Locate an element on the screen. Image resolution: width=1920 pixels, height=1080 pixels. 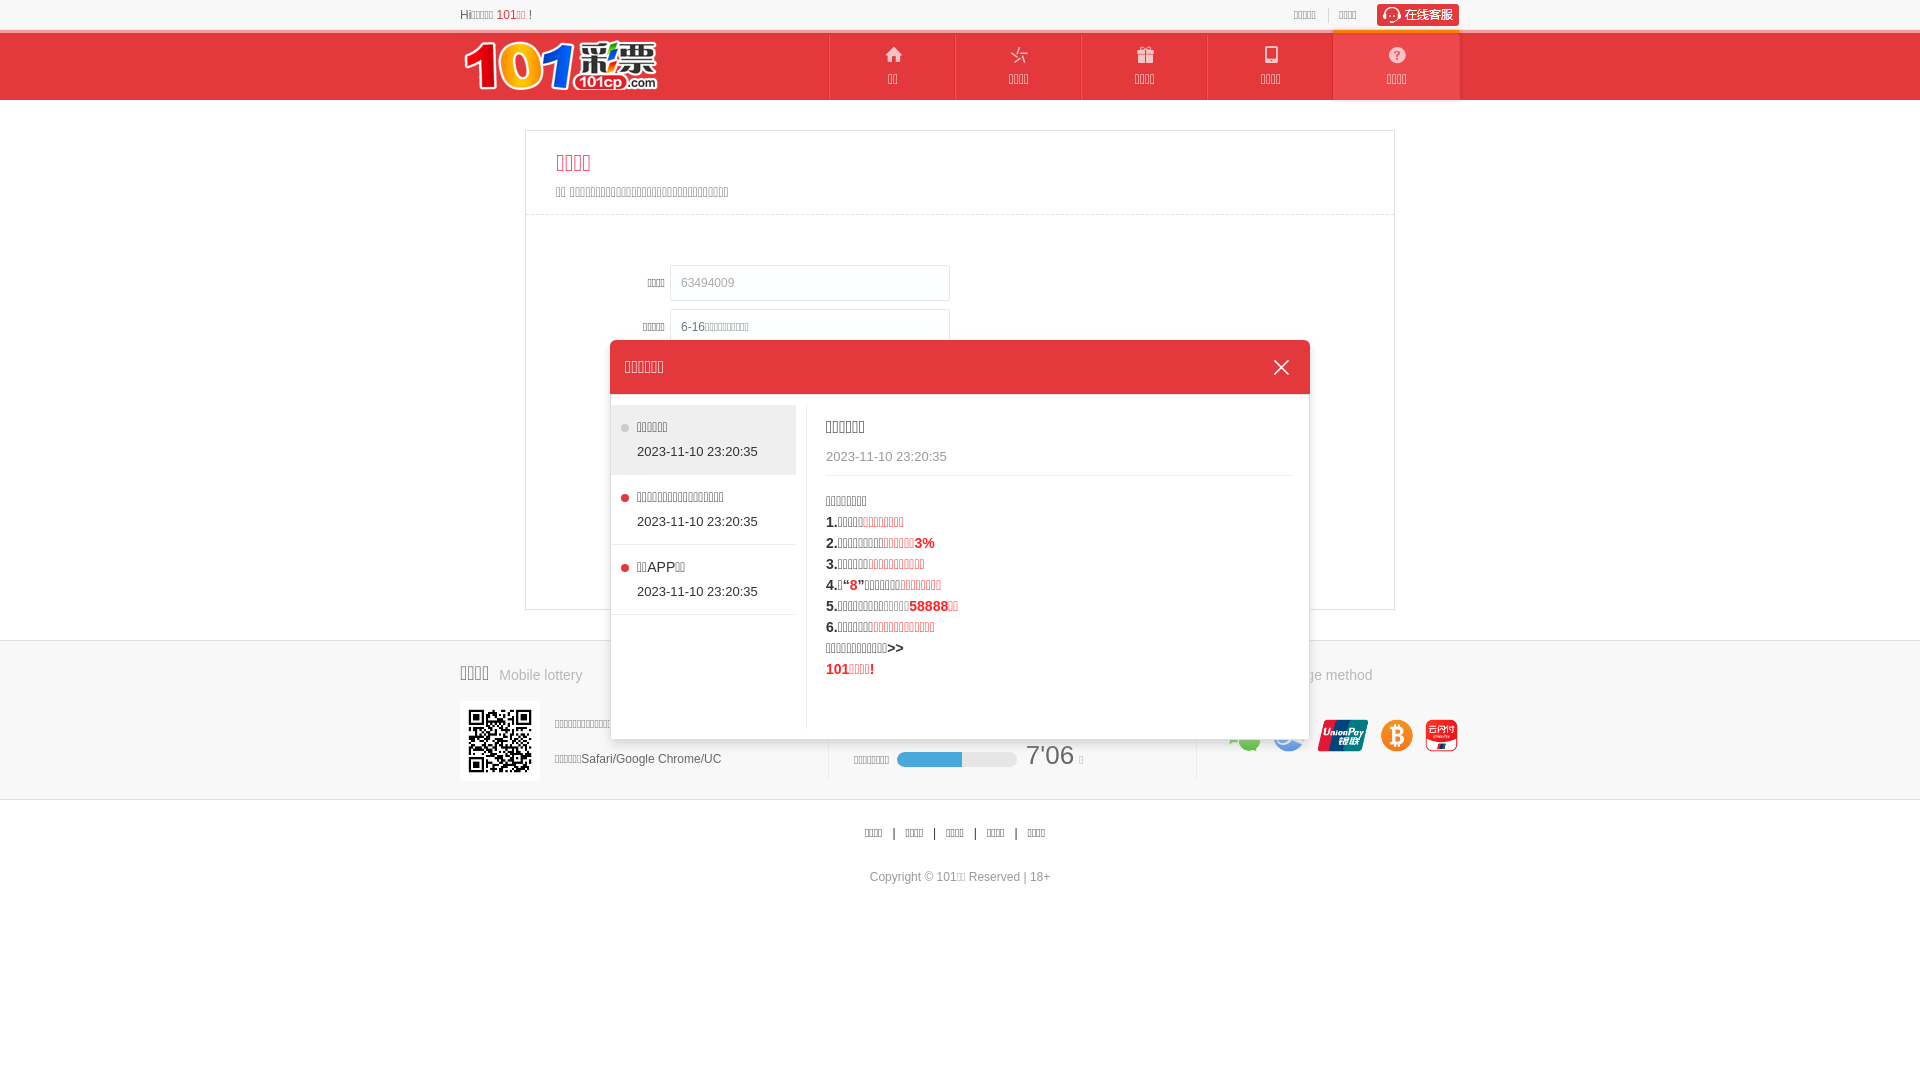
'|' is located at coordinates (933, 833).